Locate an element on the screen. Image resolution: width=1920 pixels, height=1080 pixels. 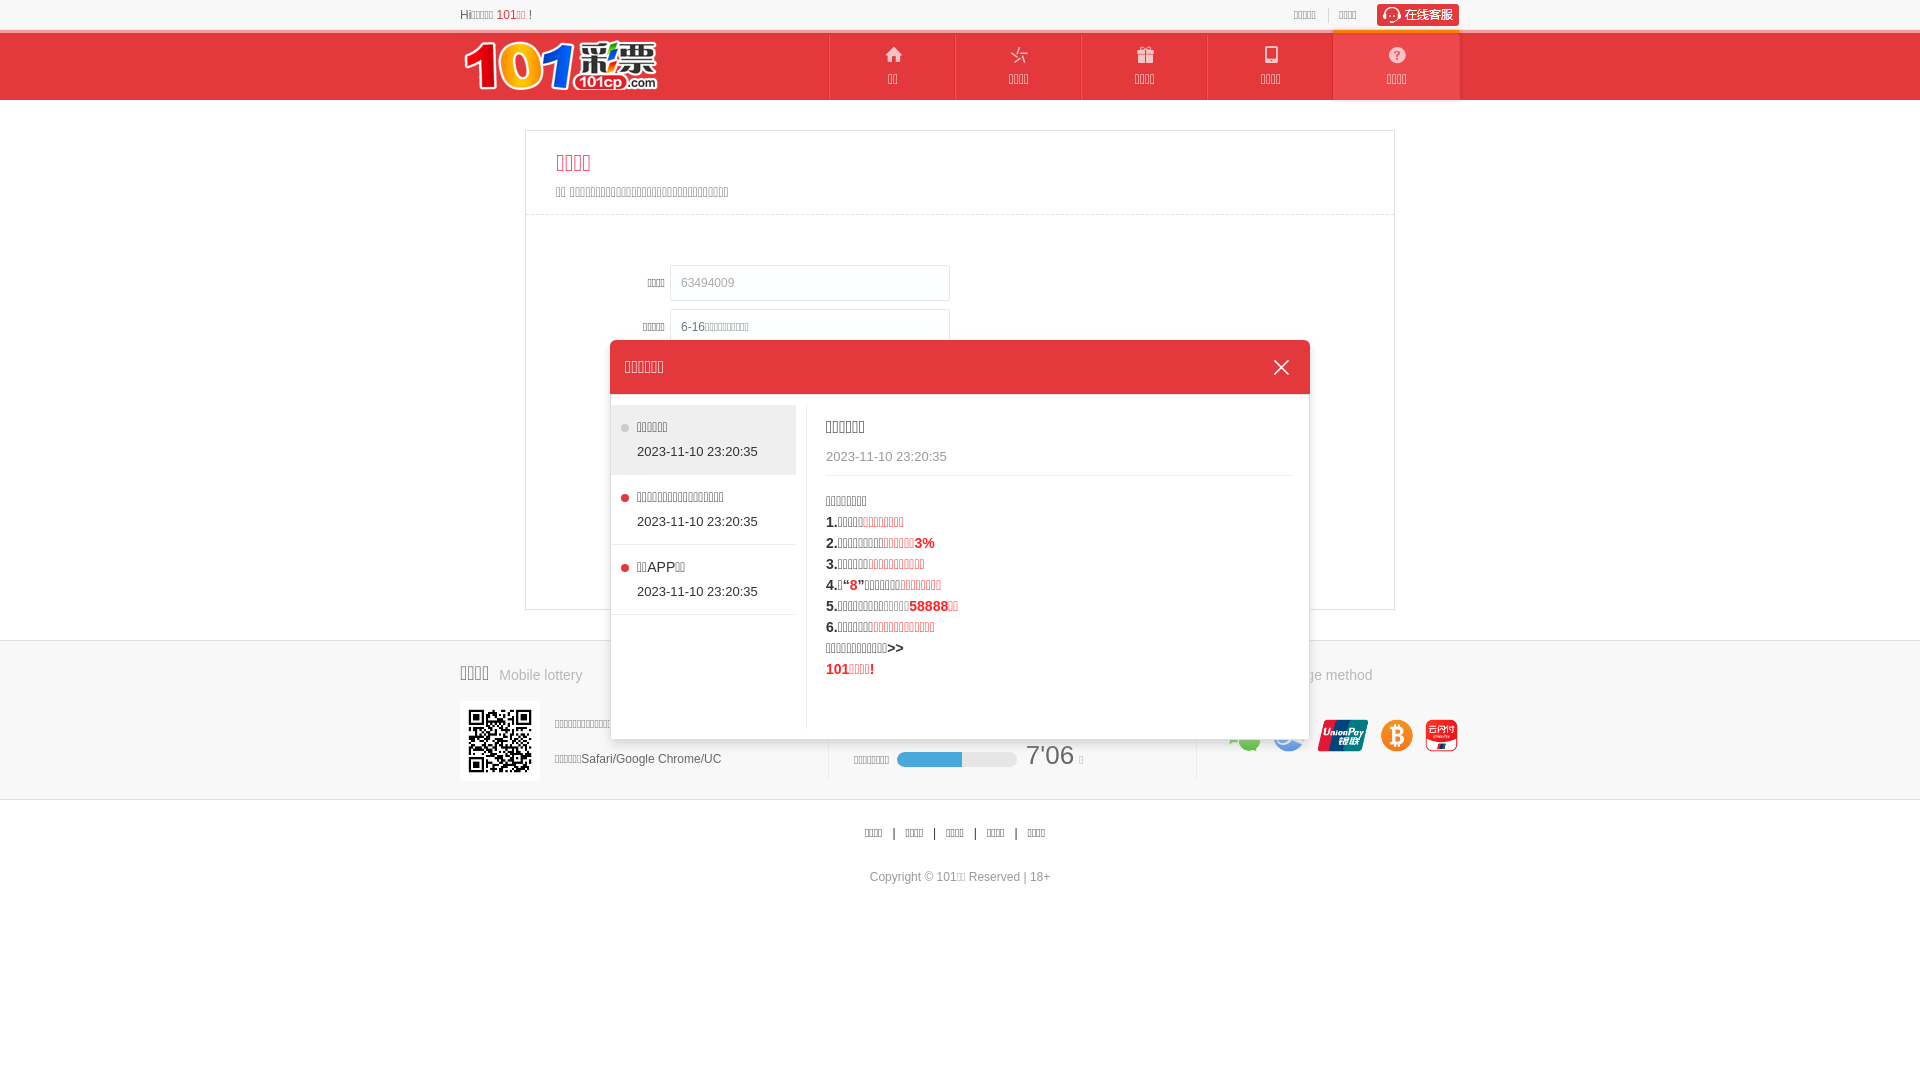
'|' is located at coordinates (933, 833).